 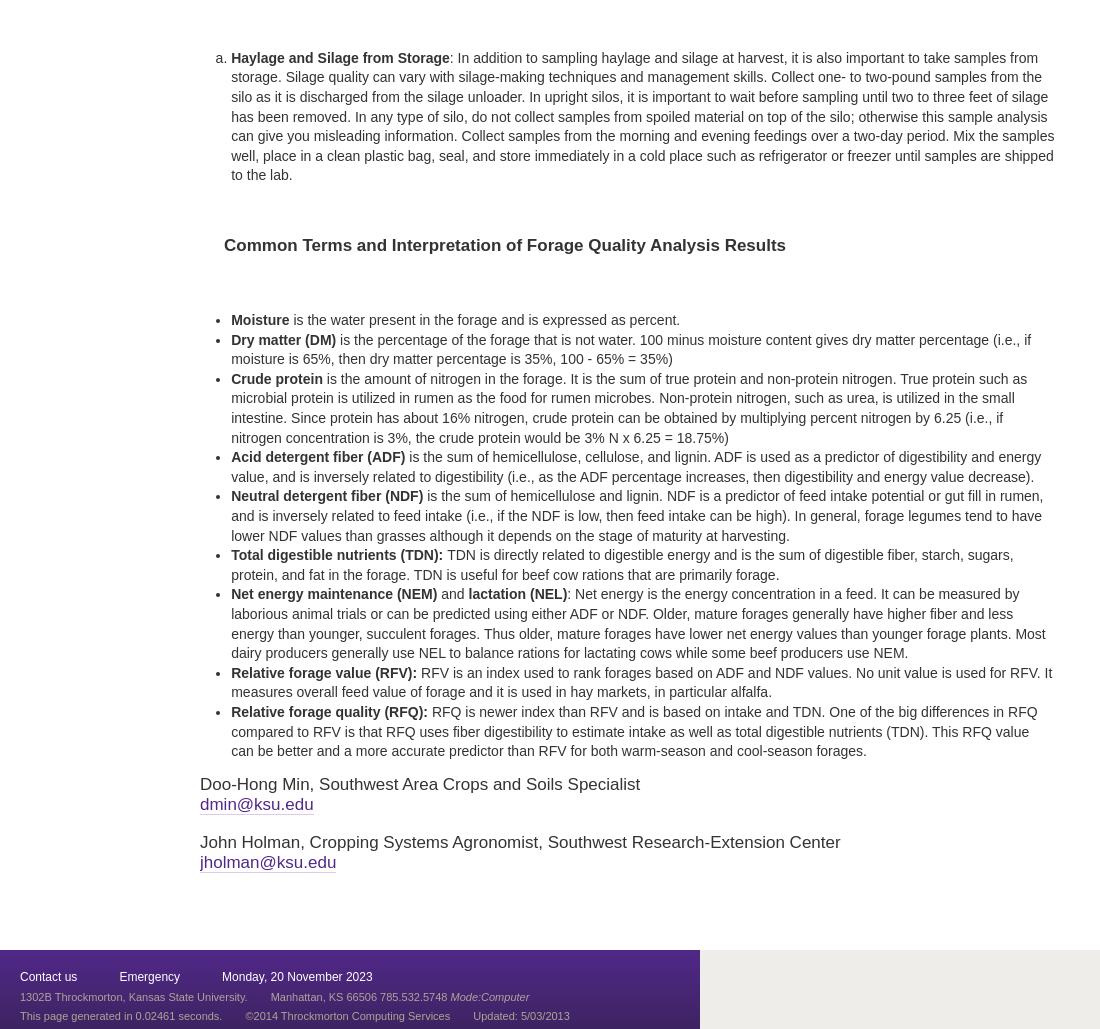 What do you see at coordinates (322, 671) in the screenshot?
I see `'Relative forage value (RFV):'` at bounding box center [322, 671].